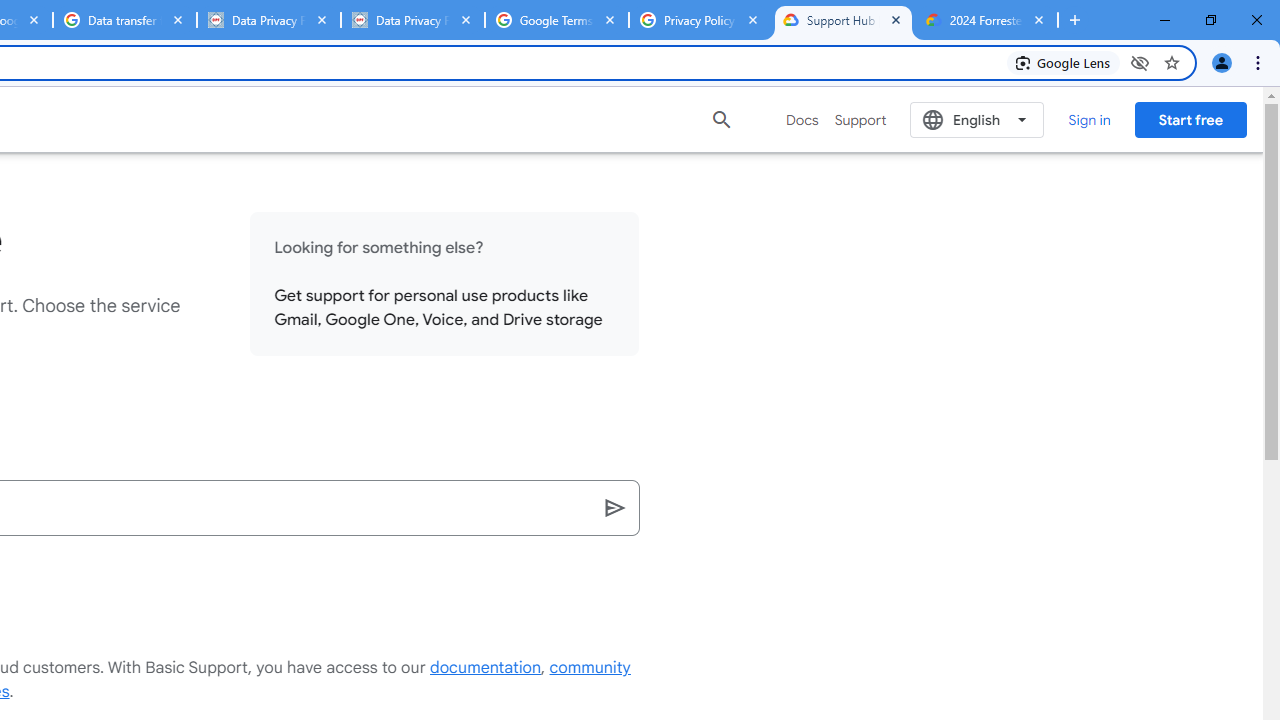 This screenshot has height=720, width=1280. What do you see at coordinates (802, 119) in the screenshot?
I see `'Docs'` at bounding box center [802, 119].